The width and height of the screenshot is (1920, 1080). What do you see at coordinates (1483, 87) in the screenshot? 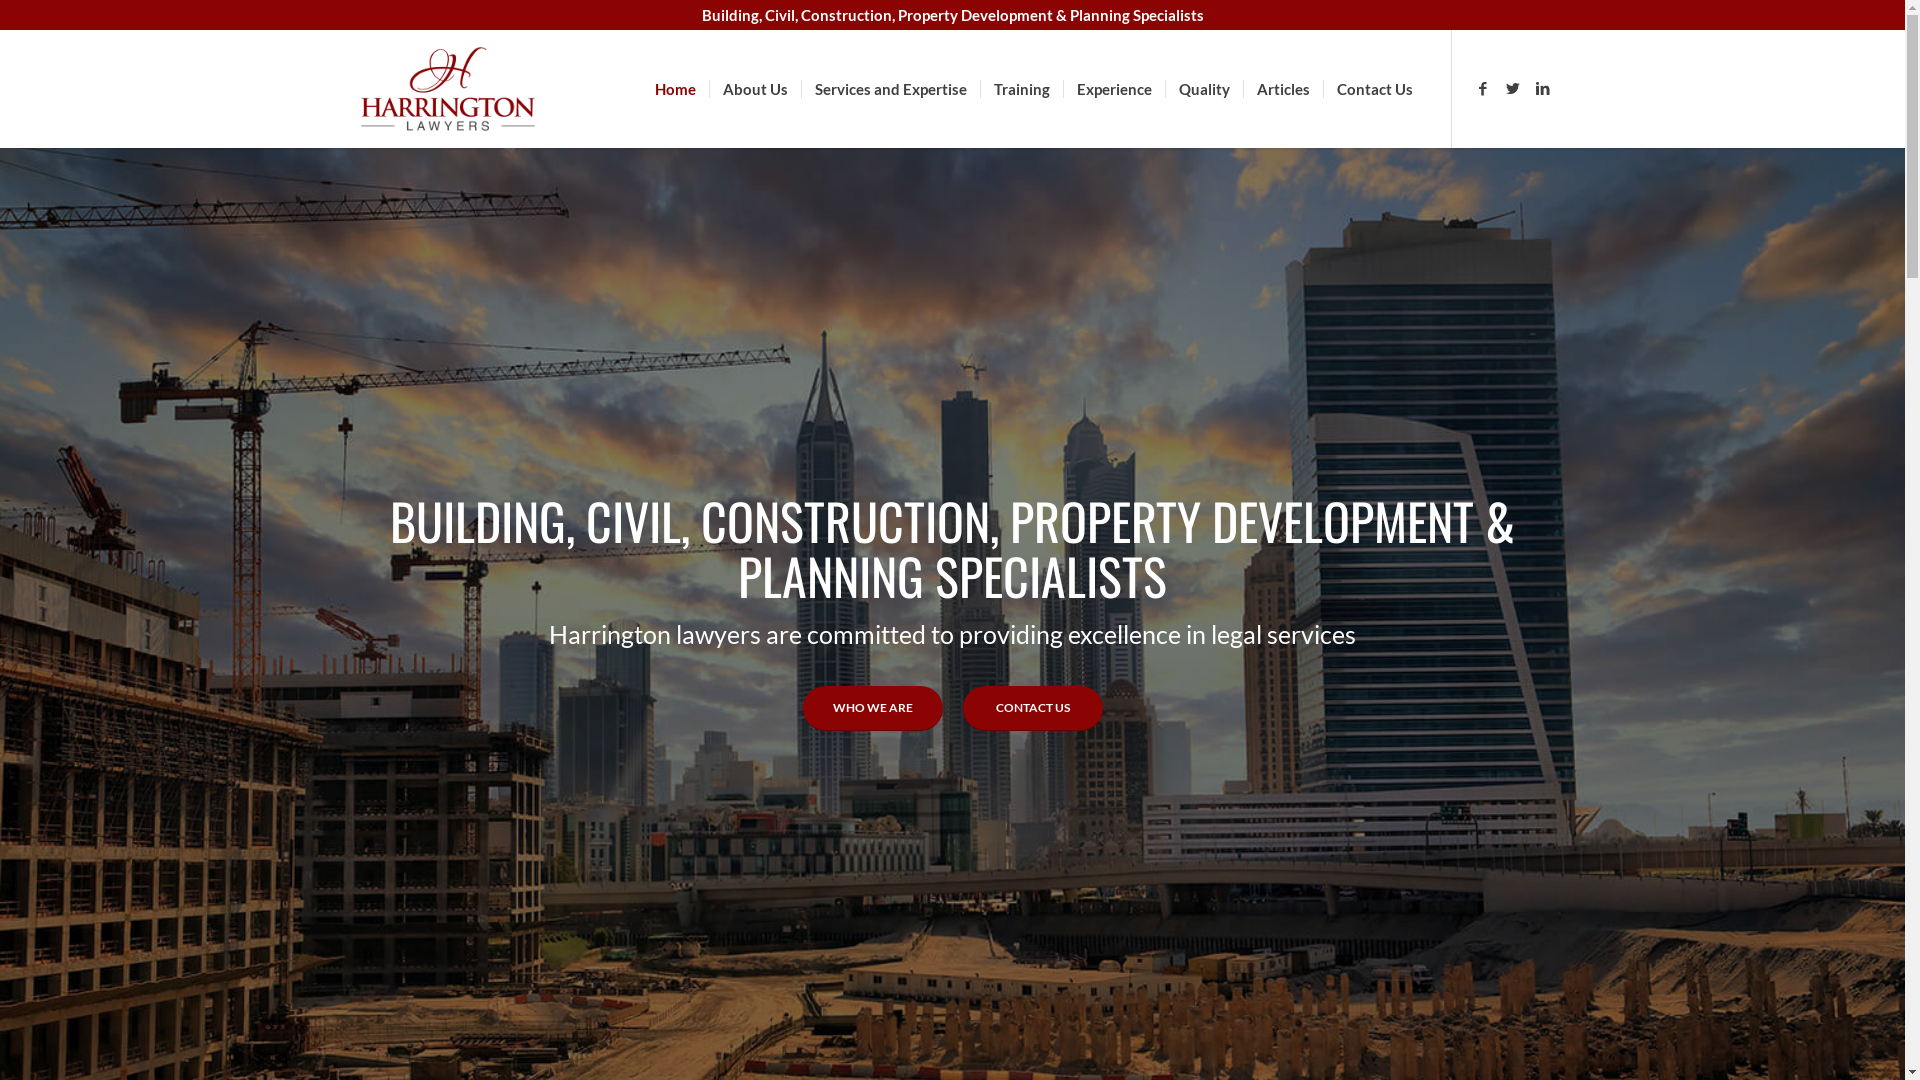
I see `'Facebook'` at bounding box center [1483, 87].